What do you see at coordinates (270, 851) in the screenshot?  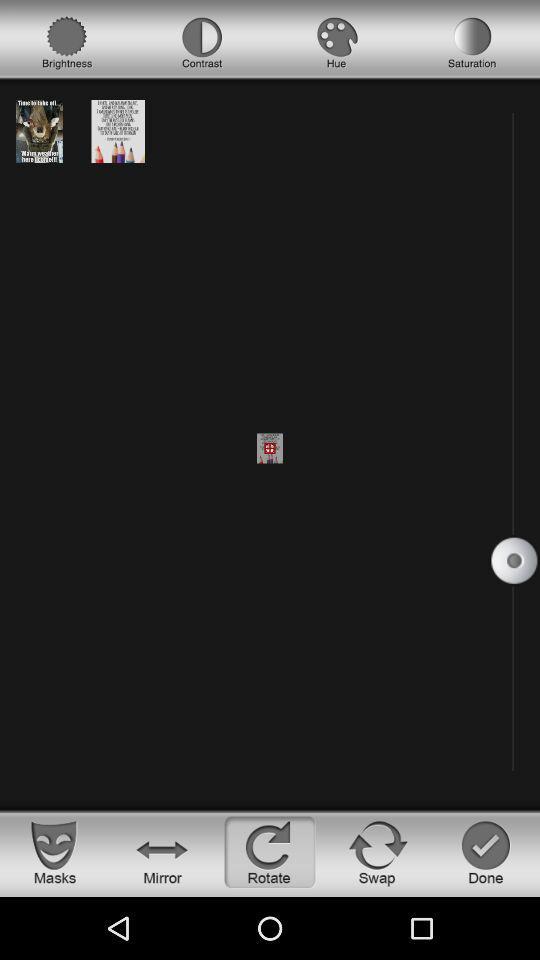 I see `the rotate icon which is in the bottom middle of the screen` at bounding box center [270, 851].